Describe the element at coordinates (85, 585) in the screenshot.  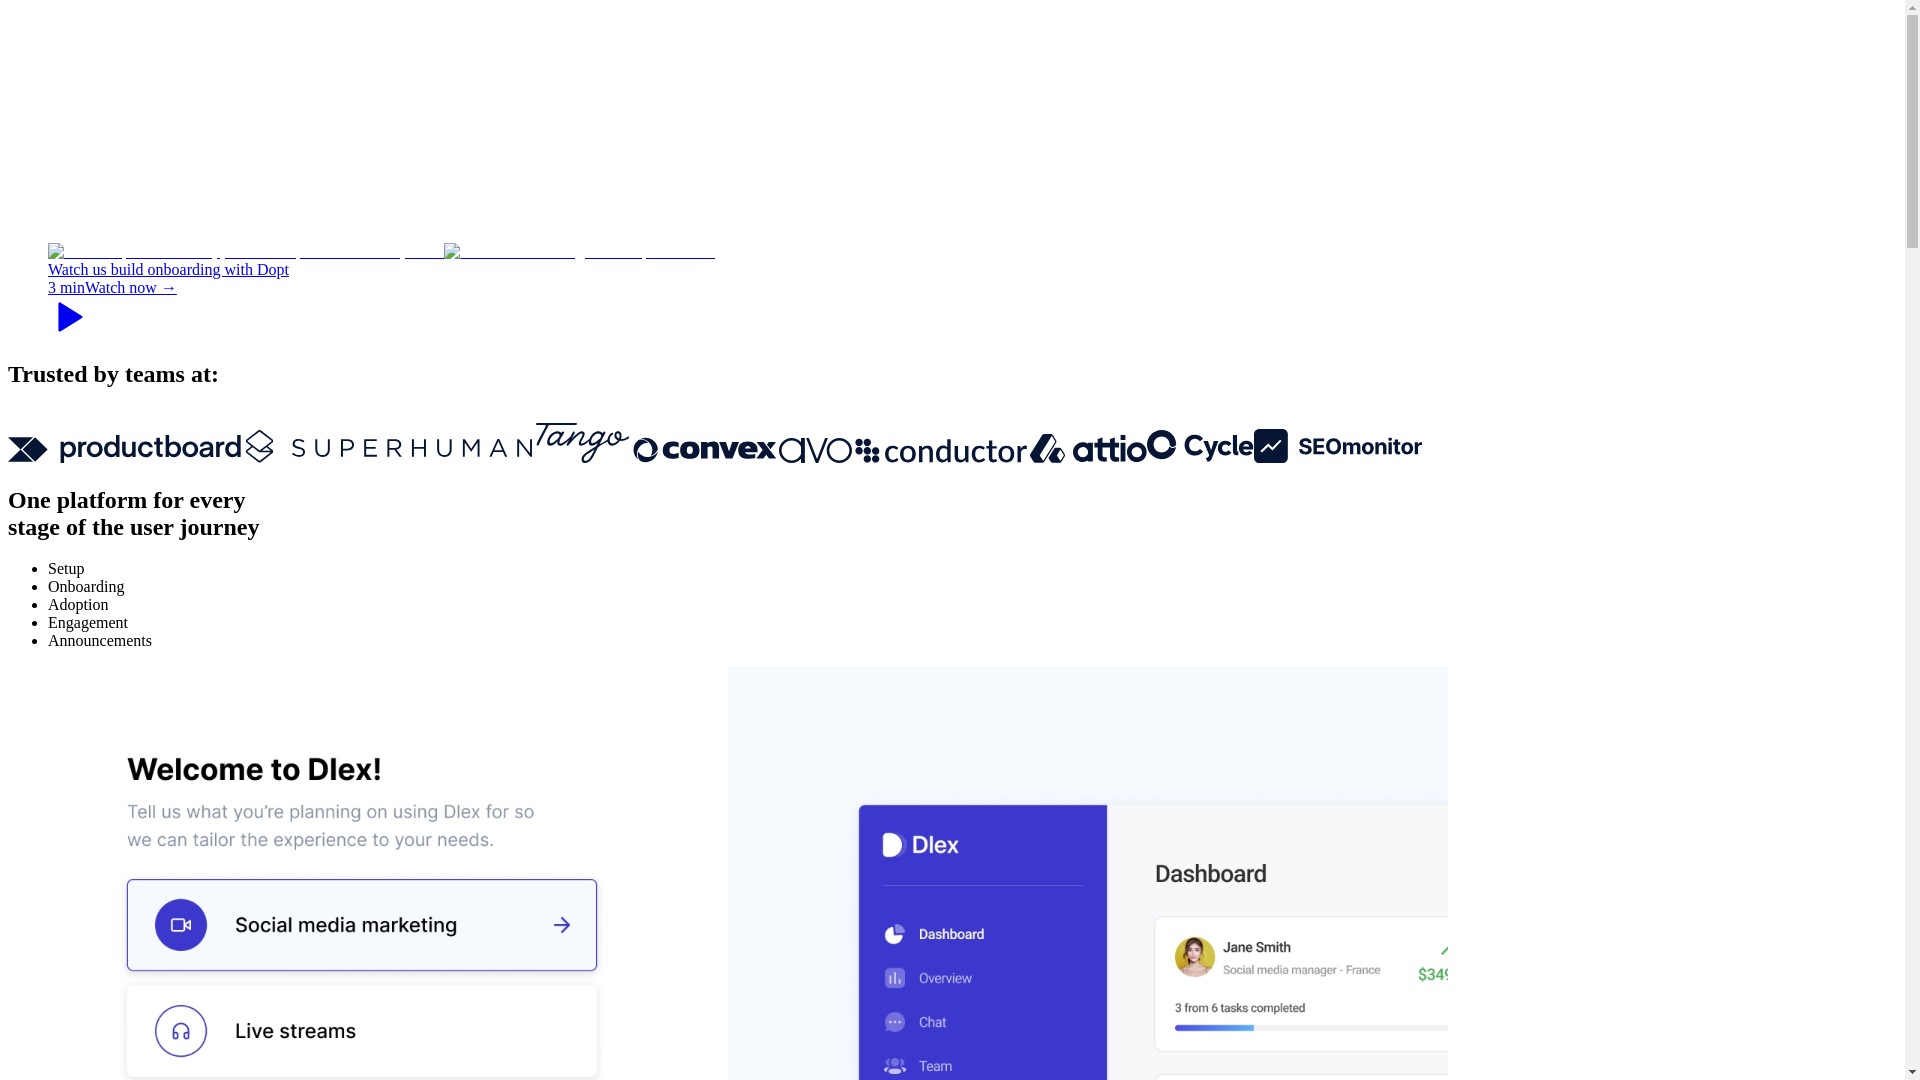
I see `'Onboarding'` at that location.